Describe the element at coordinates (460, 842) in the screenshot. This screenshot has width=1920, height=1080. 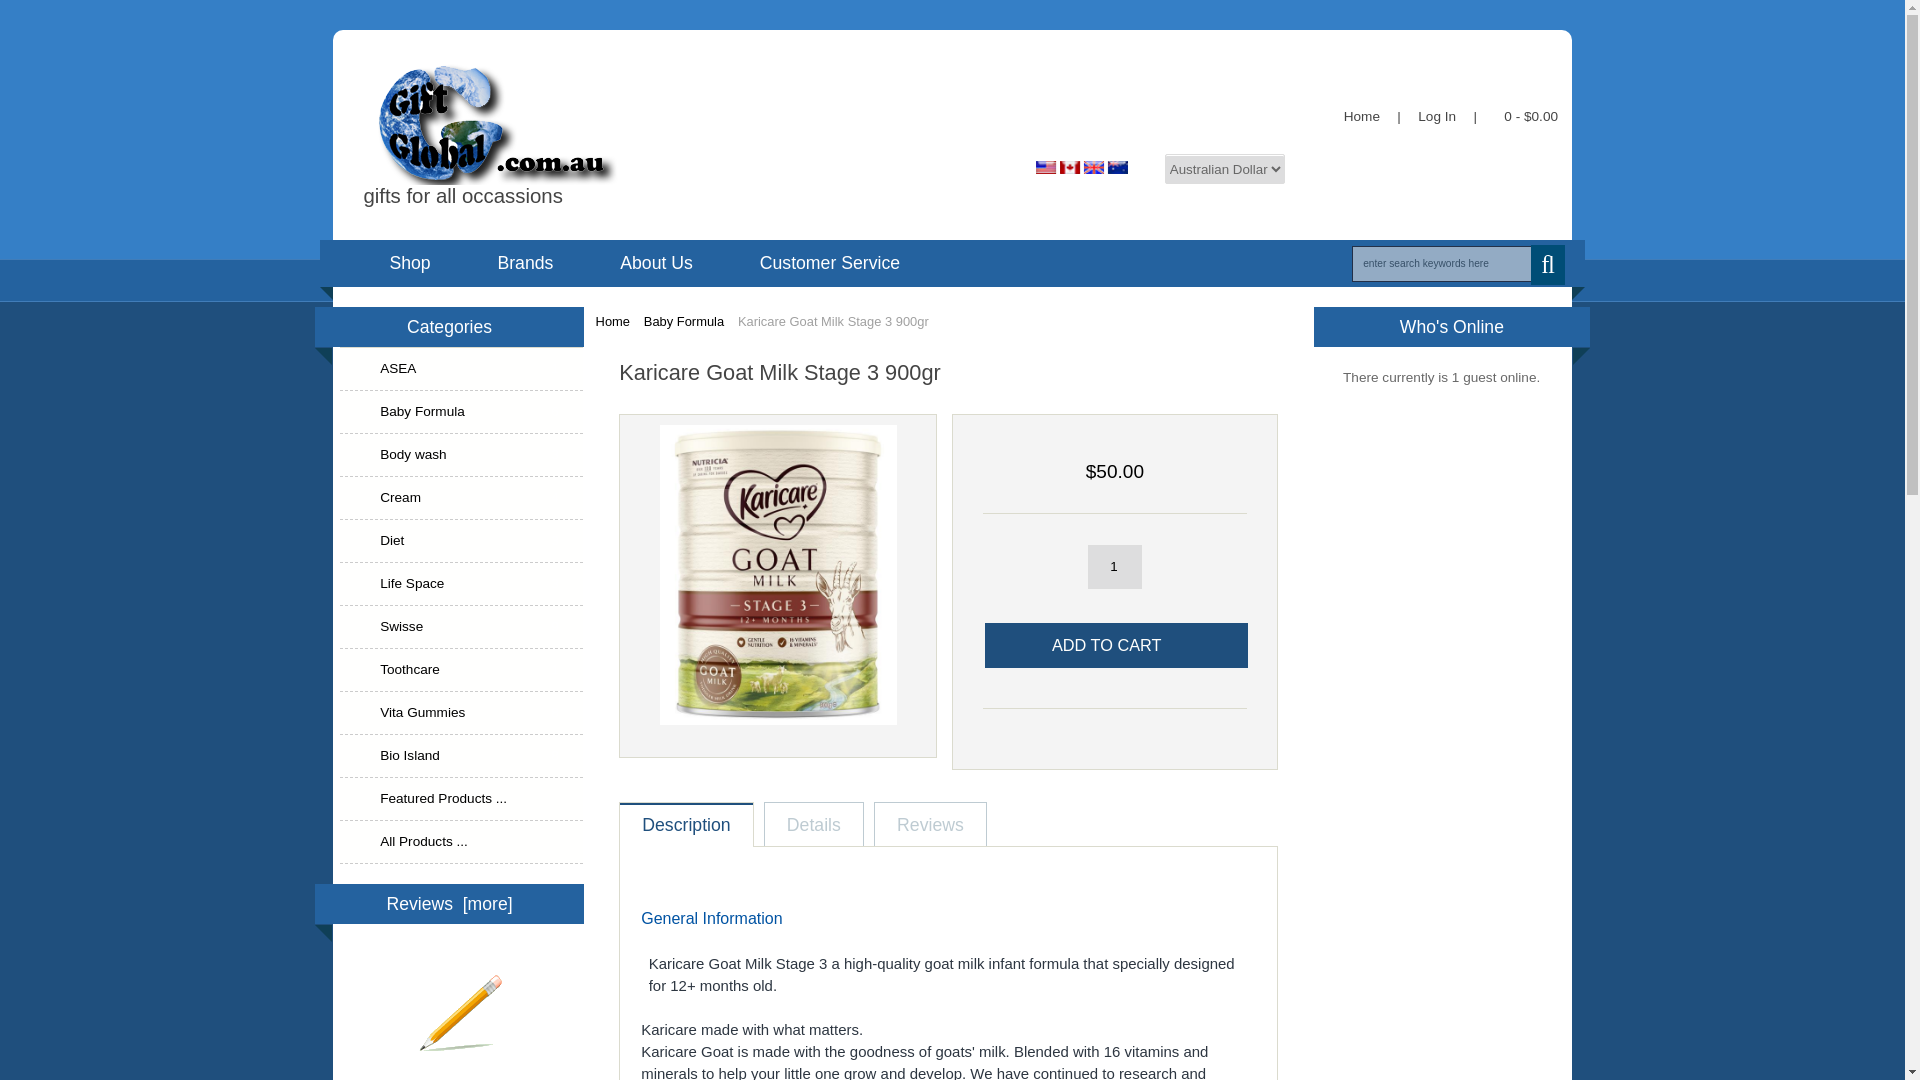
I see `'All Products ...'` at that location.